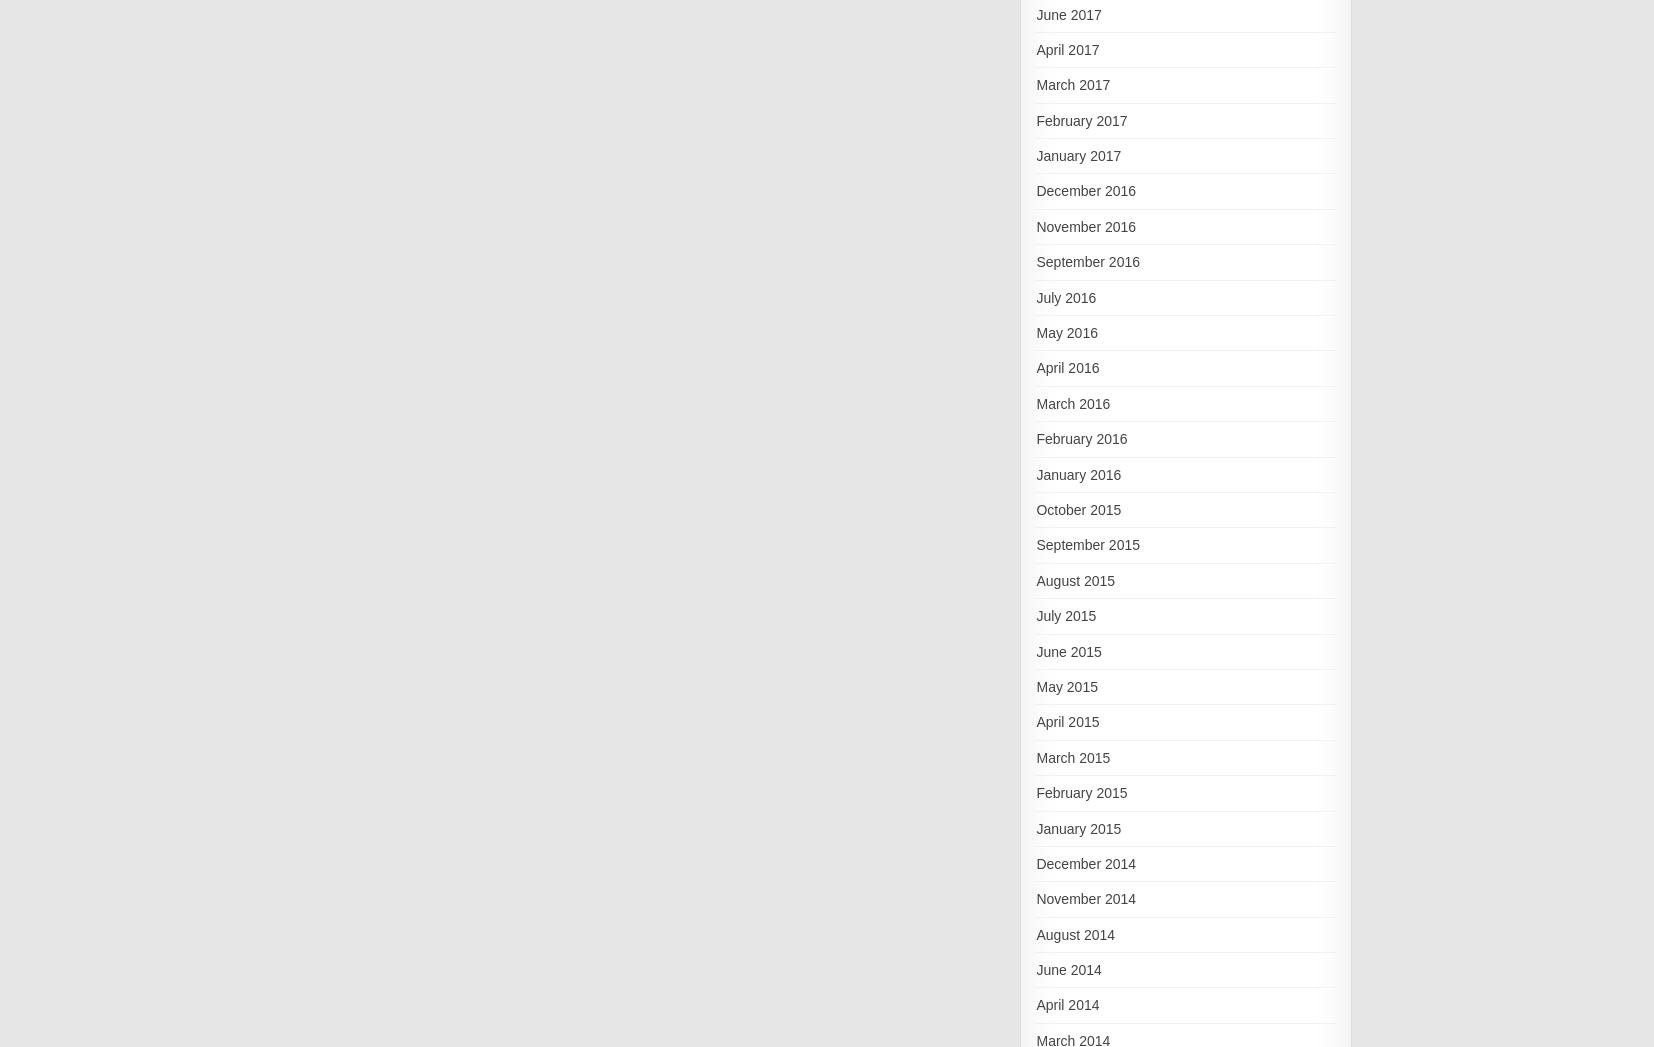  I want to click on 'September 2015', so click(1035, 544).